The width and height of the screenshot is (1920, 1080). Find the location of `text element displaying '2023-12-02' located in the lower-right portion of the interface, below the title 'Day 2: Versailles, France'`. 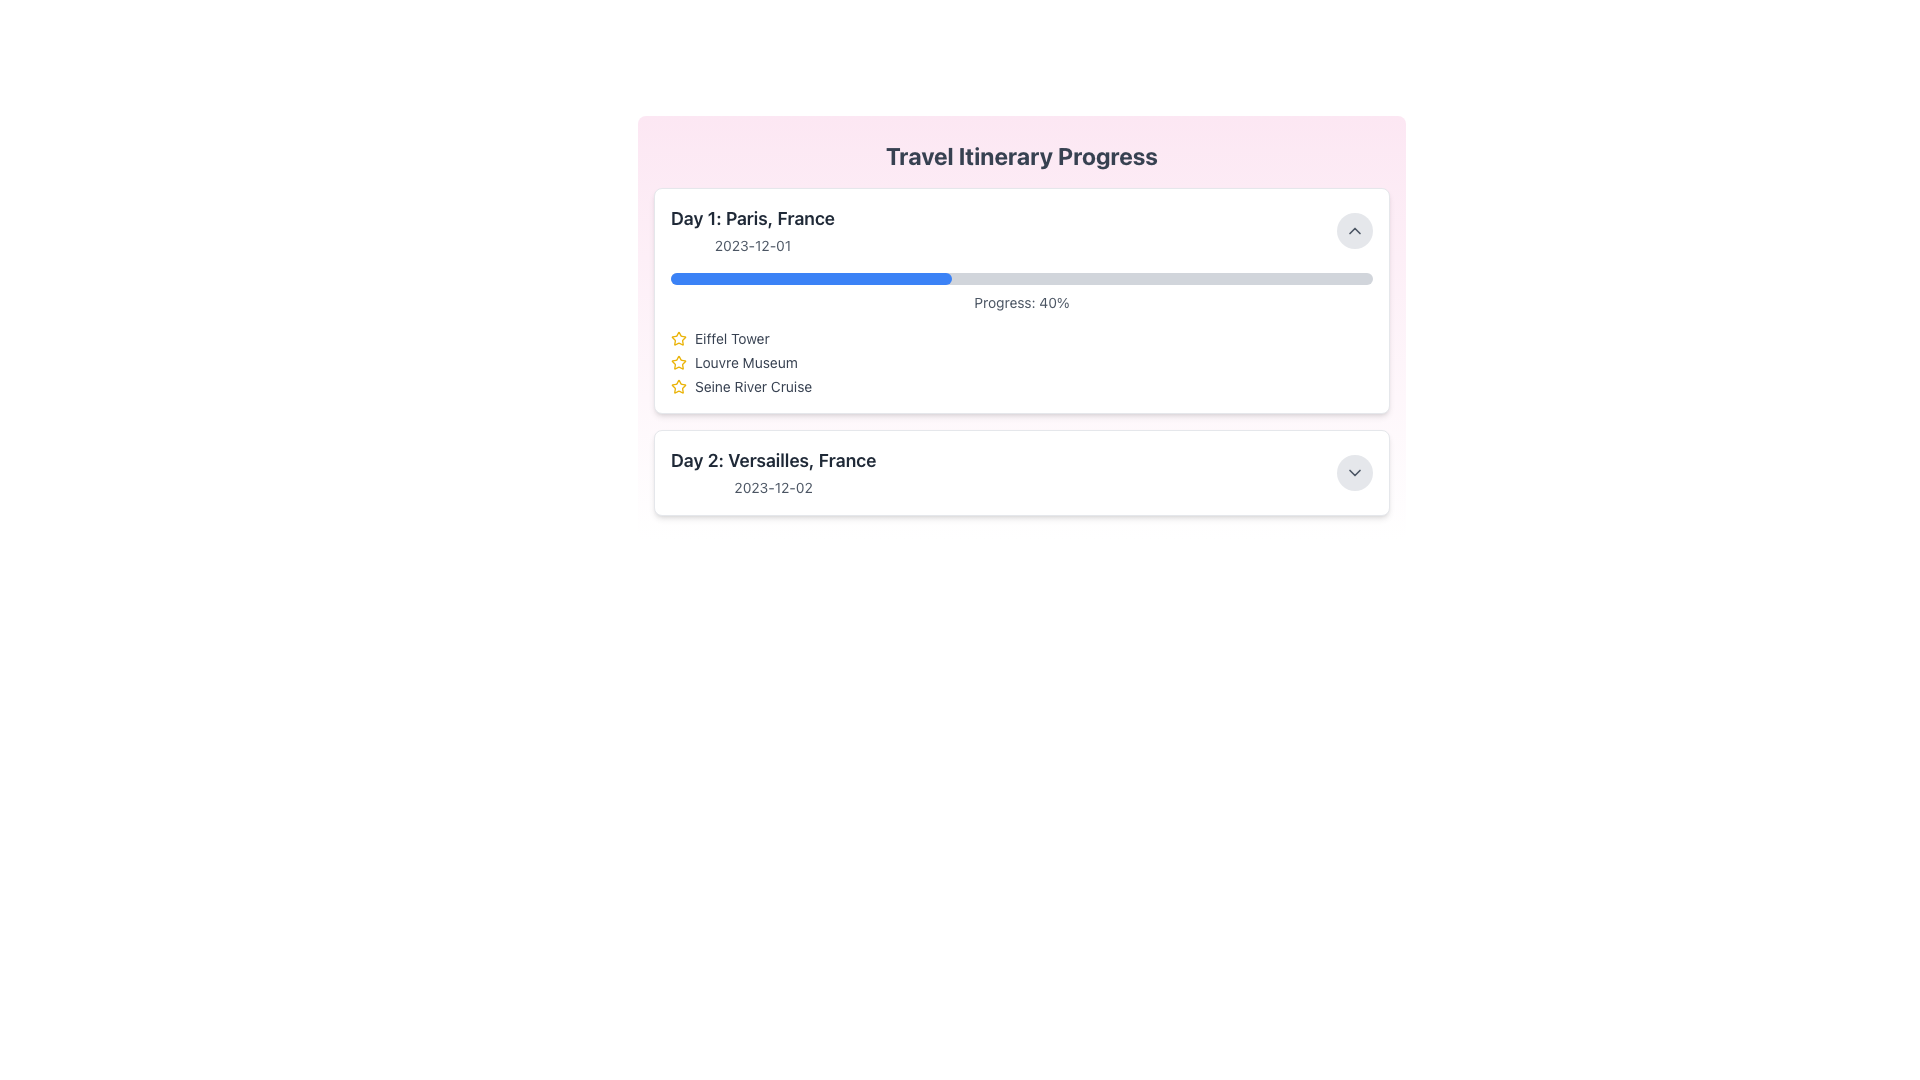

text element displaying '2023-12-02' located in the lower-right portion of the interface, below the title 'Day 2: Versailles, France' is located at coordinates (772, 487).